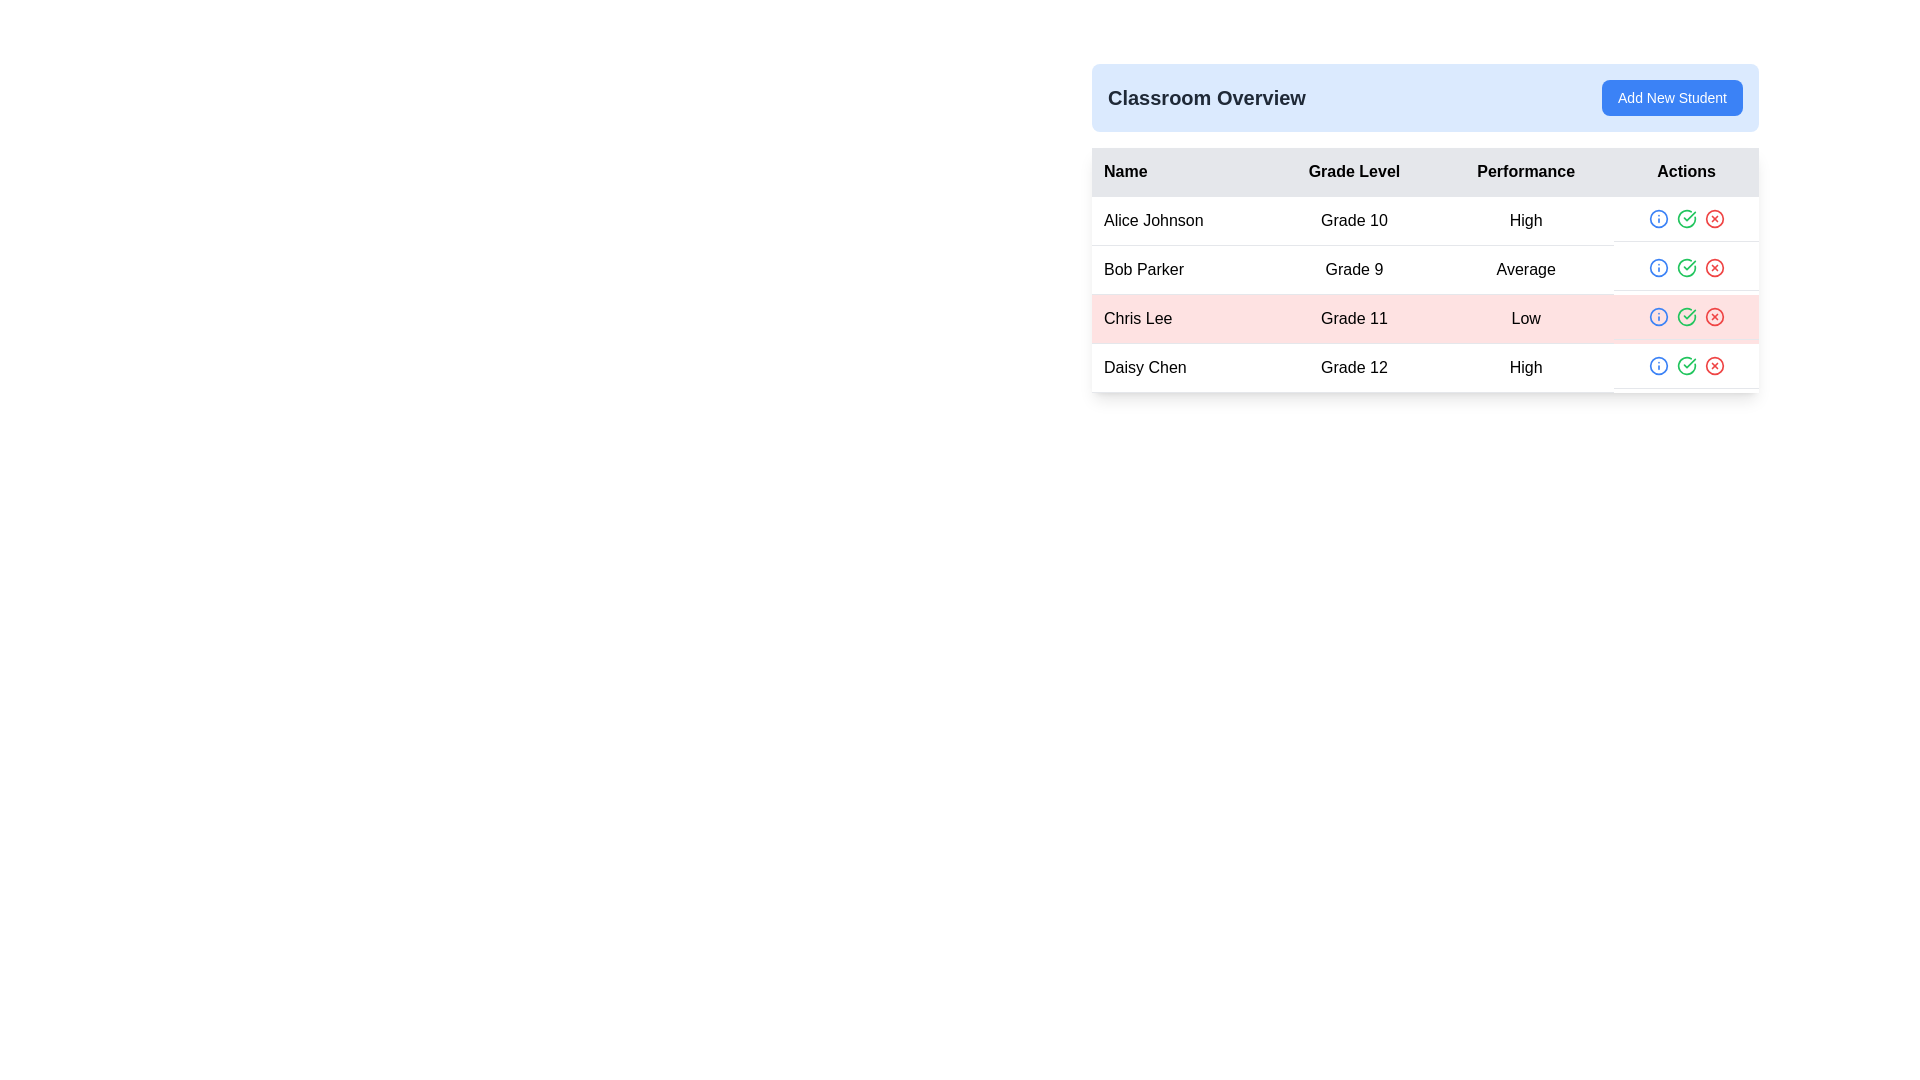 This screenshot has width=1920, height=1080. Describe the element at coordinates (1525, 318) in the screenshot. I see `the Text label indicating the performance level of the student Chris Lee in Grade 11, located in the third row of the table under the 'Performance' column` at that location.